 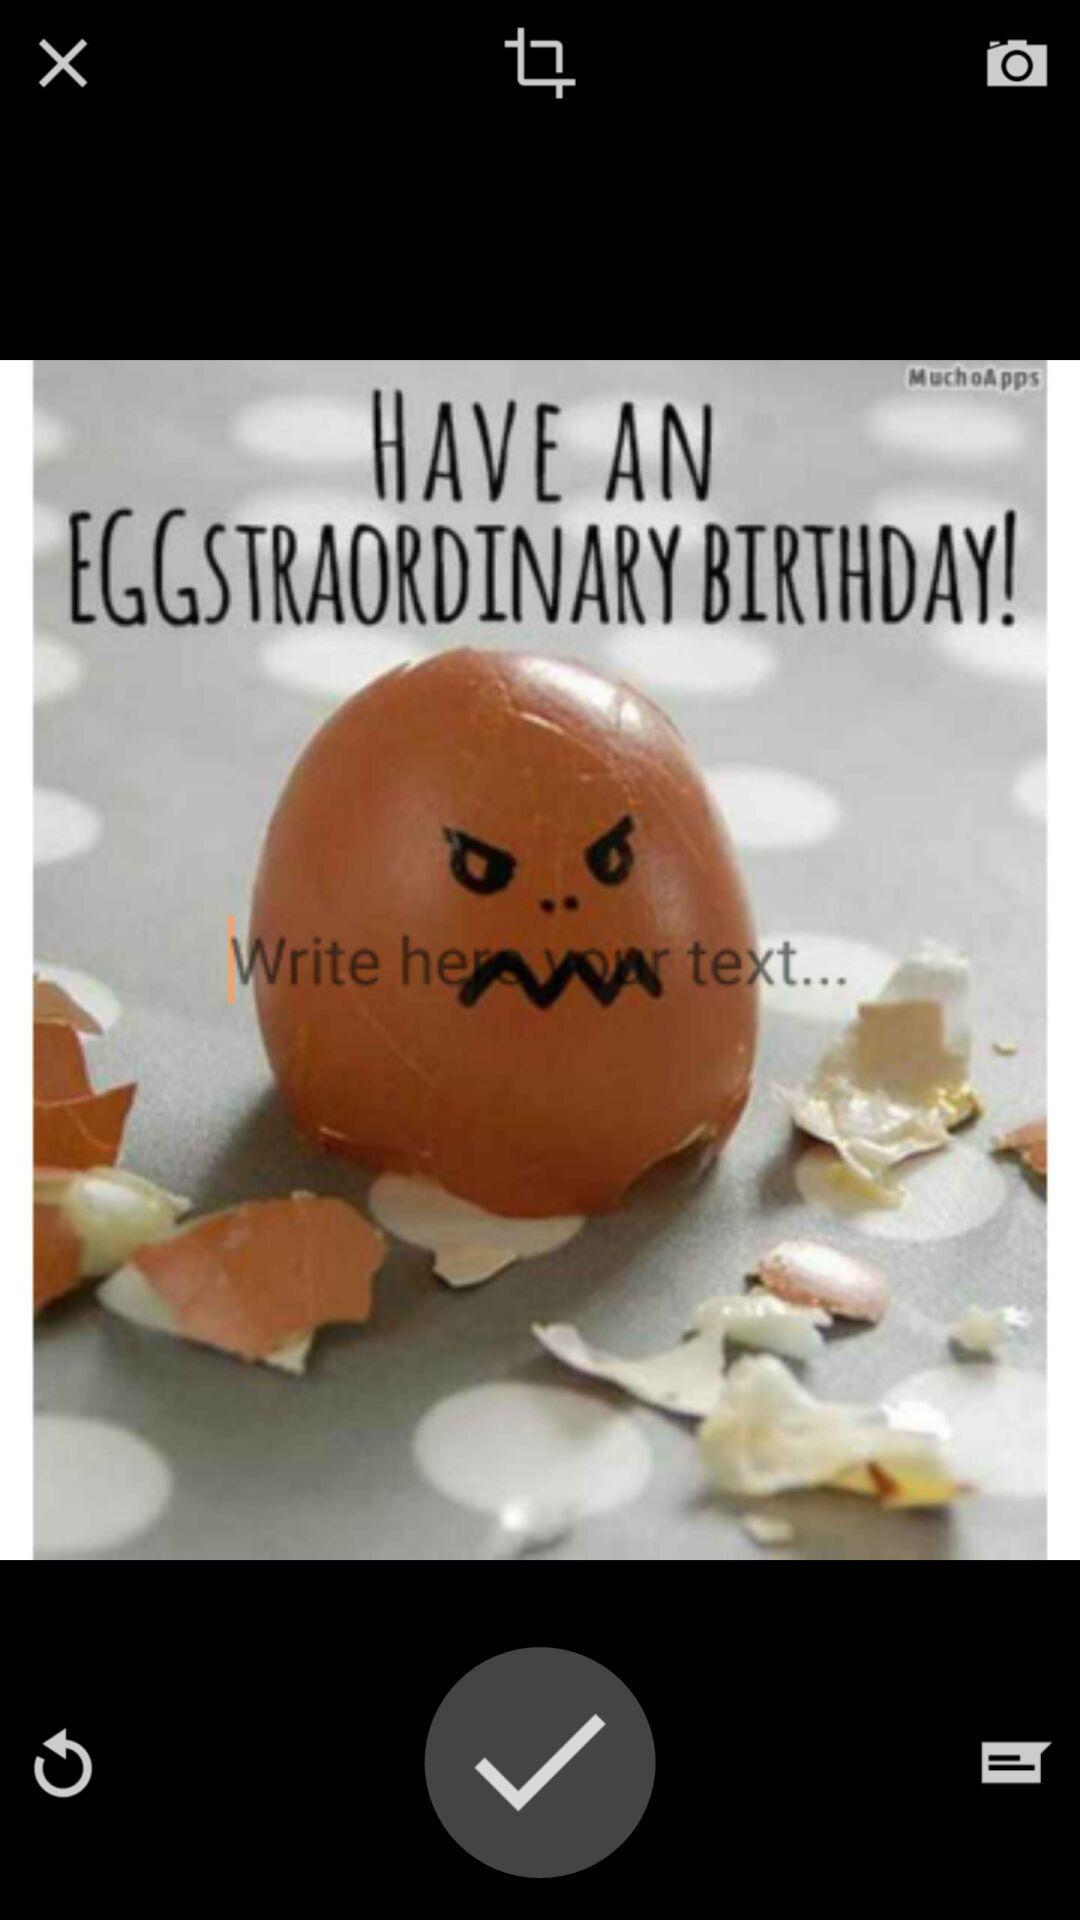 What do you see at coordinates (61, 62) in the screenshot?
I see `cancel` at bounding box center [61, 62].